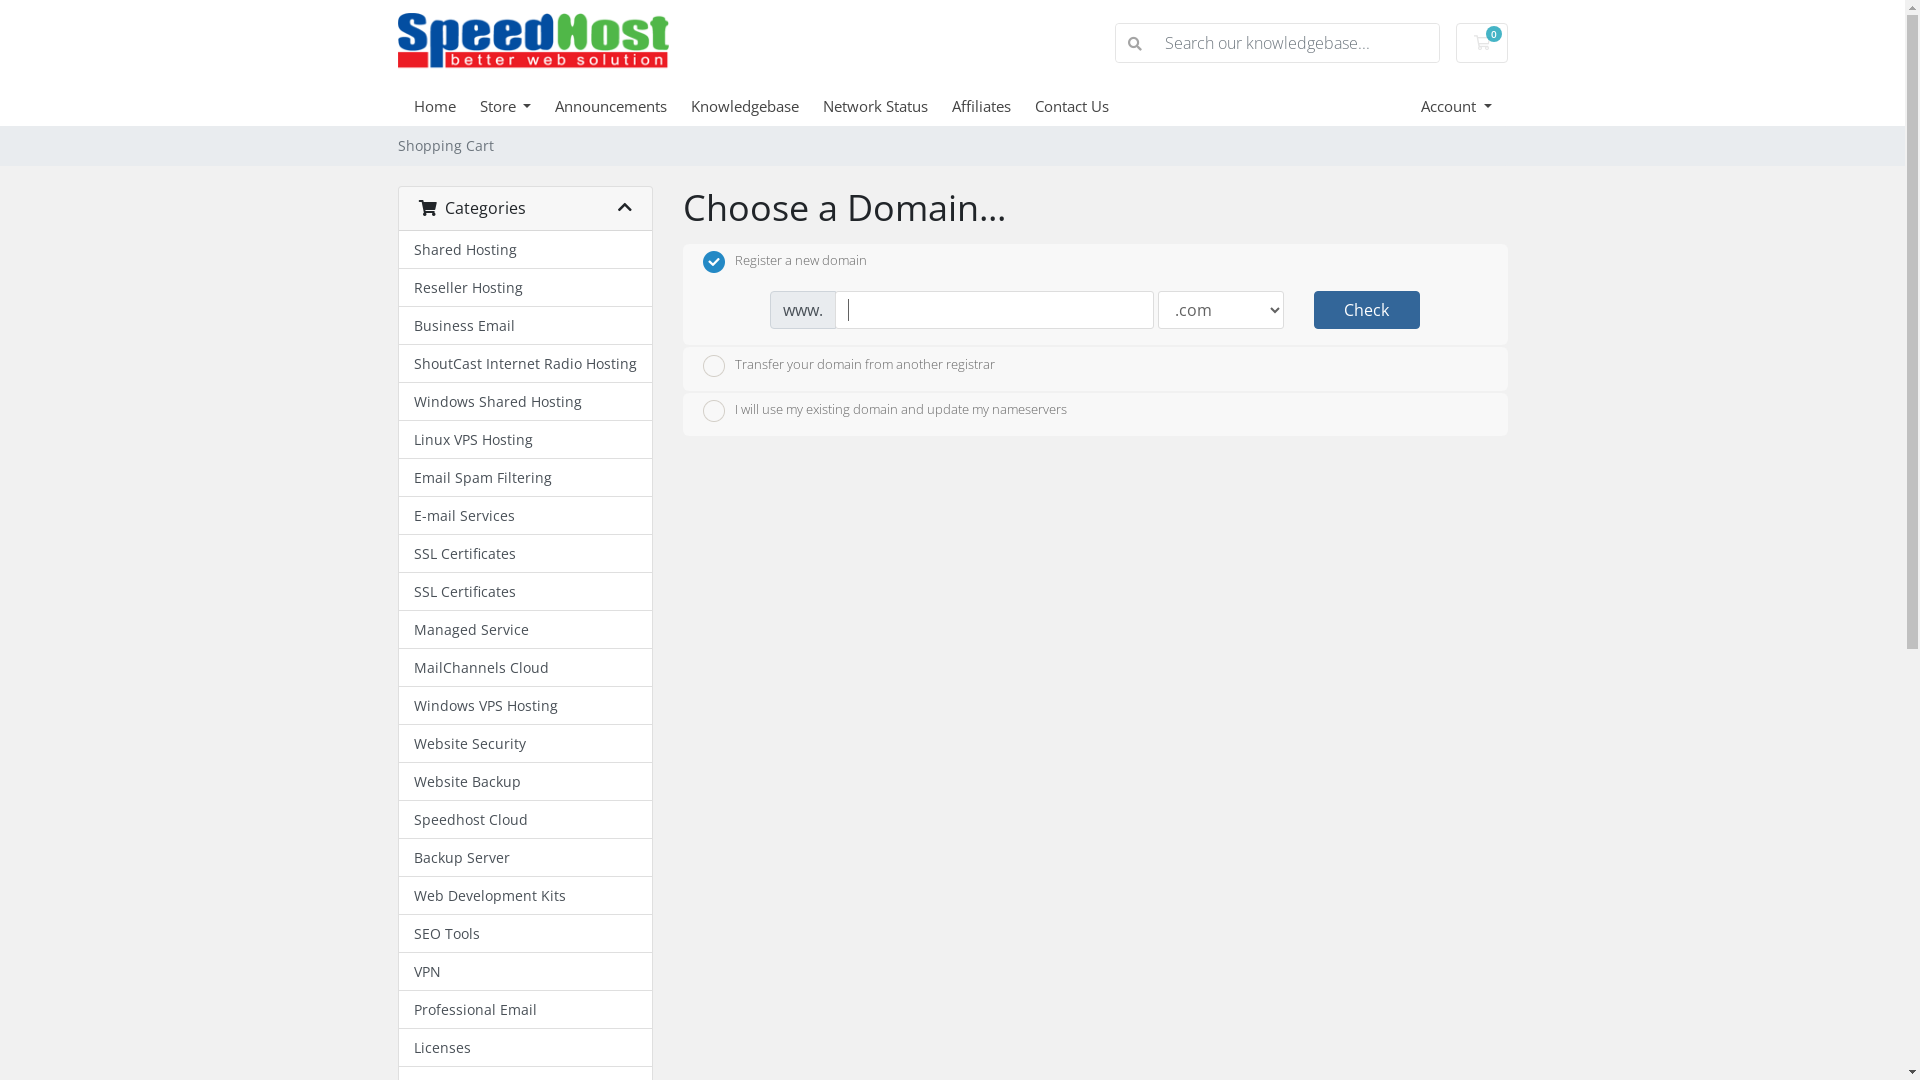 Image resolution: width=1920 pixels, height=1080 pixels. Describe the element at coordinates (524, 971) in the screenshot. I see `'VPN'` at that location.